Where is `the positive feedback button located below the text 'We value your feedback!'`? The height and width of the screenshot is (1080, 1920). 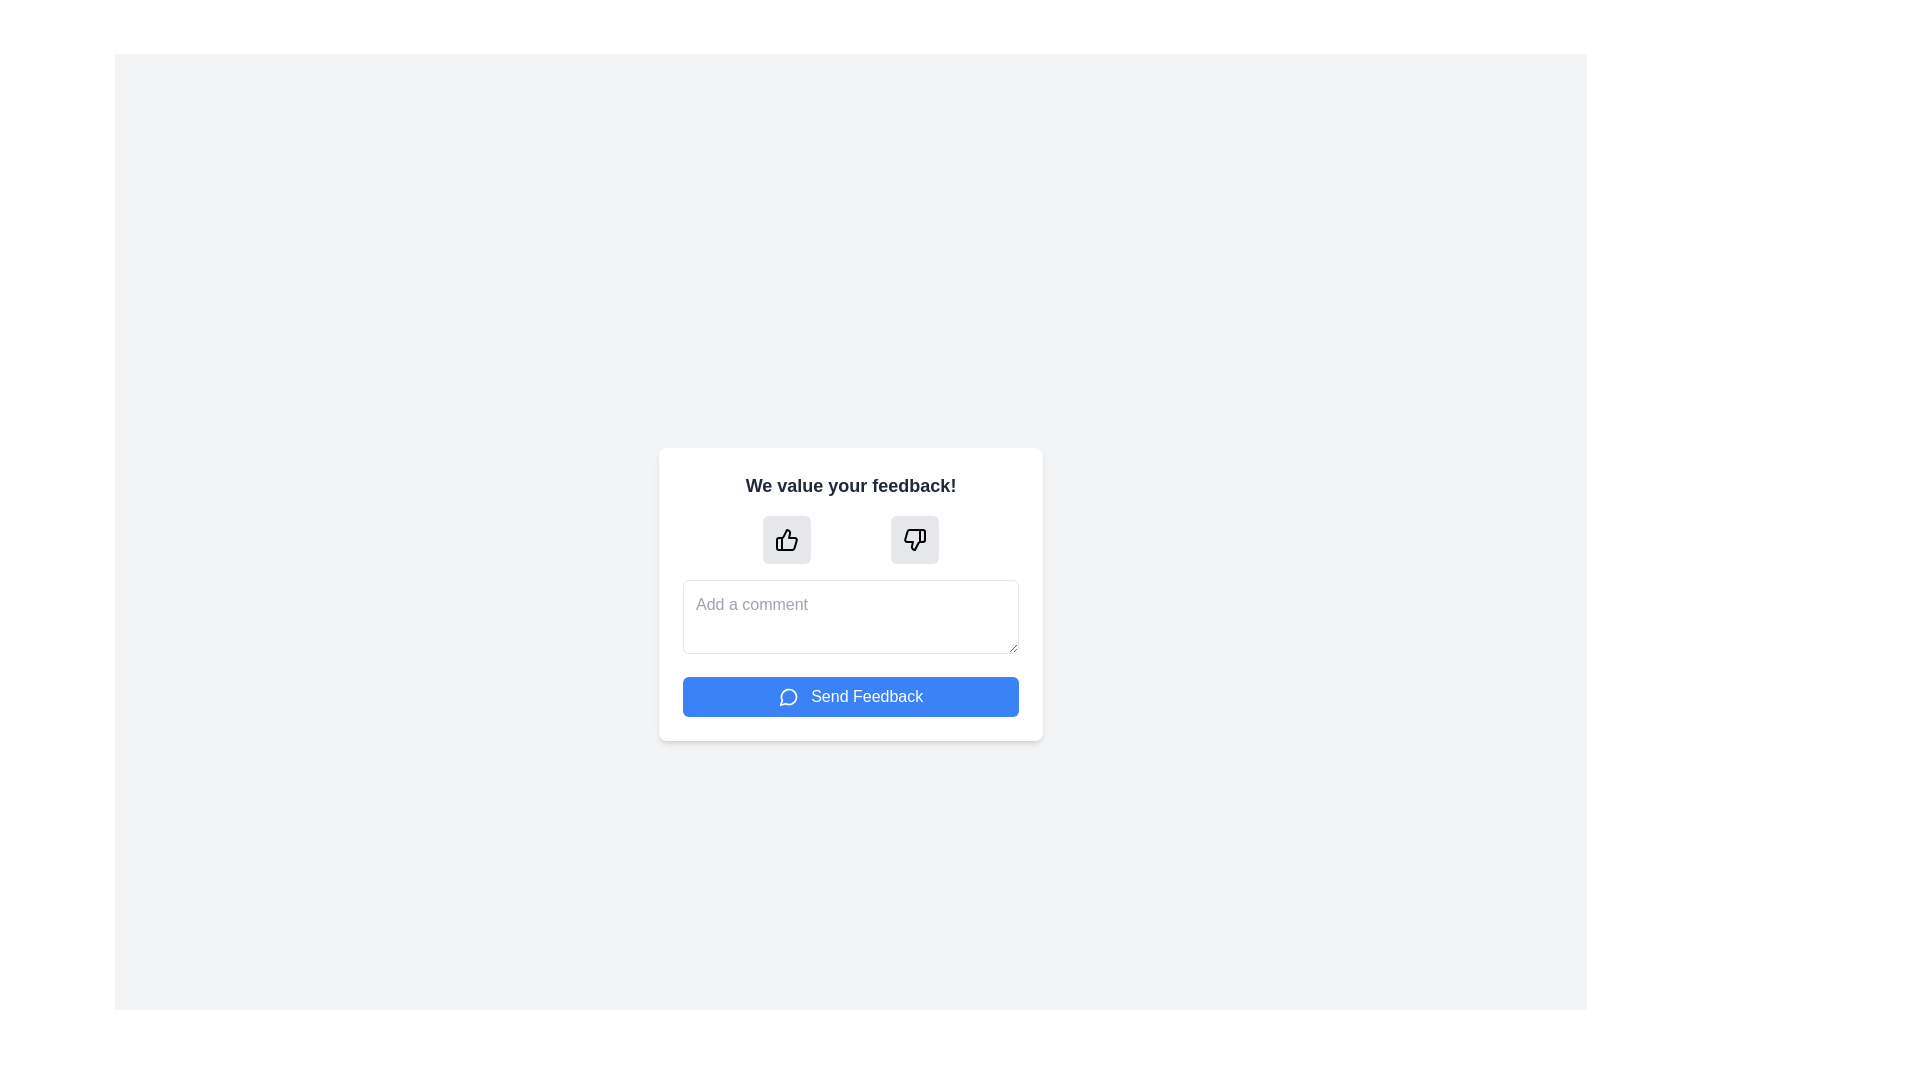 the positive feedback button located below the text 'We value your feedback!' is located at coordinates (786, 538).